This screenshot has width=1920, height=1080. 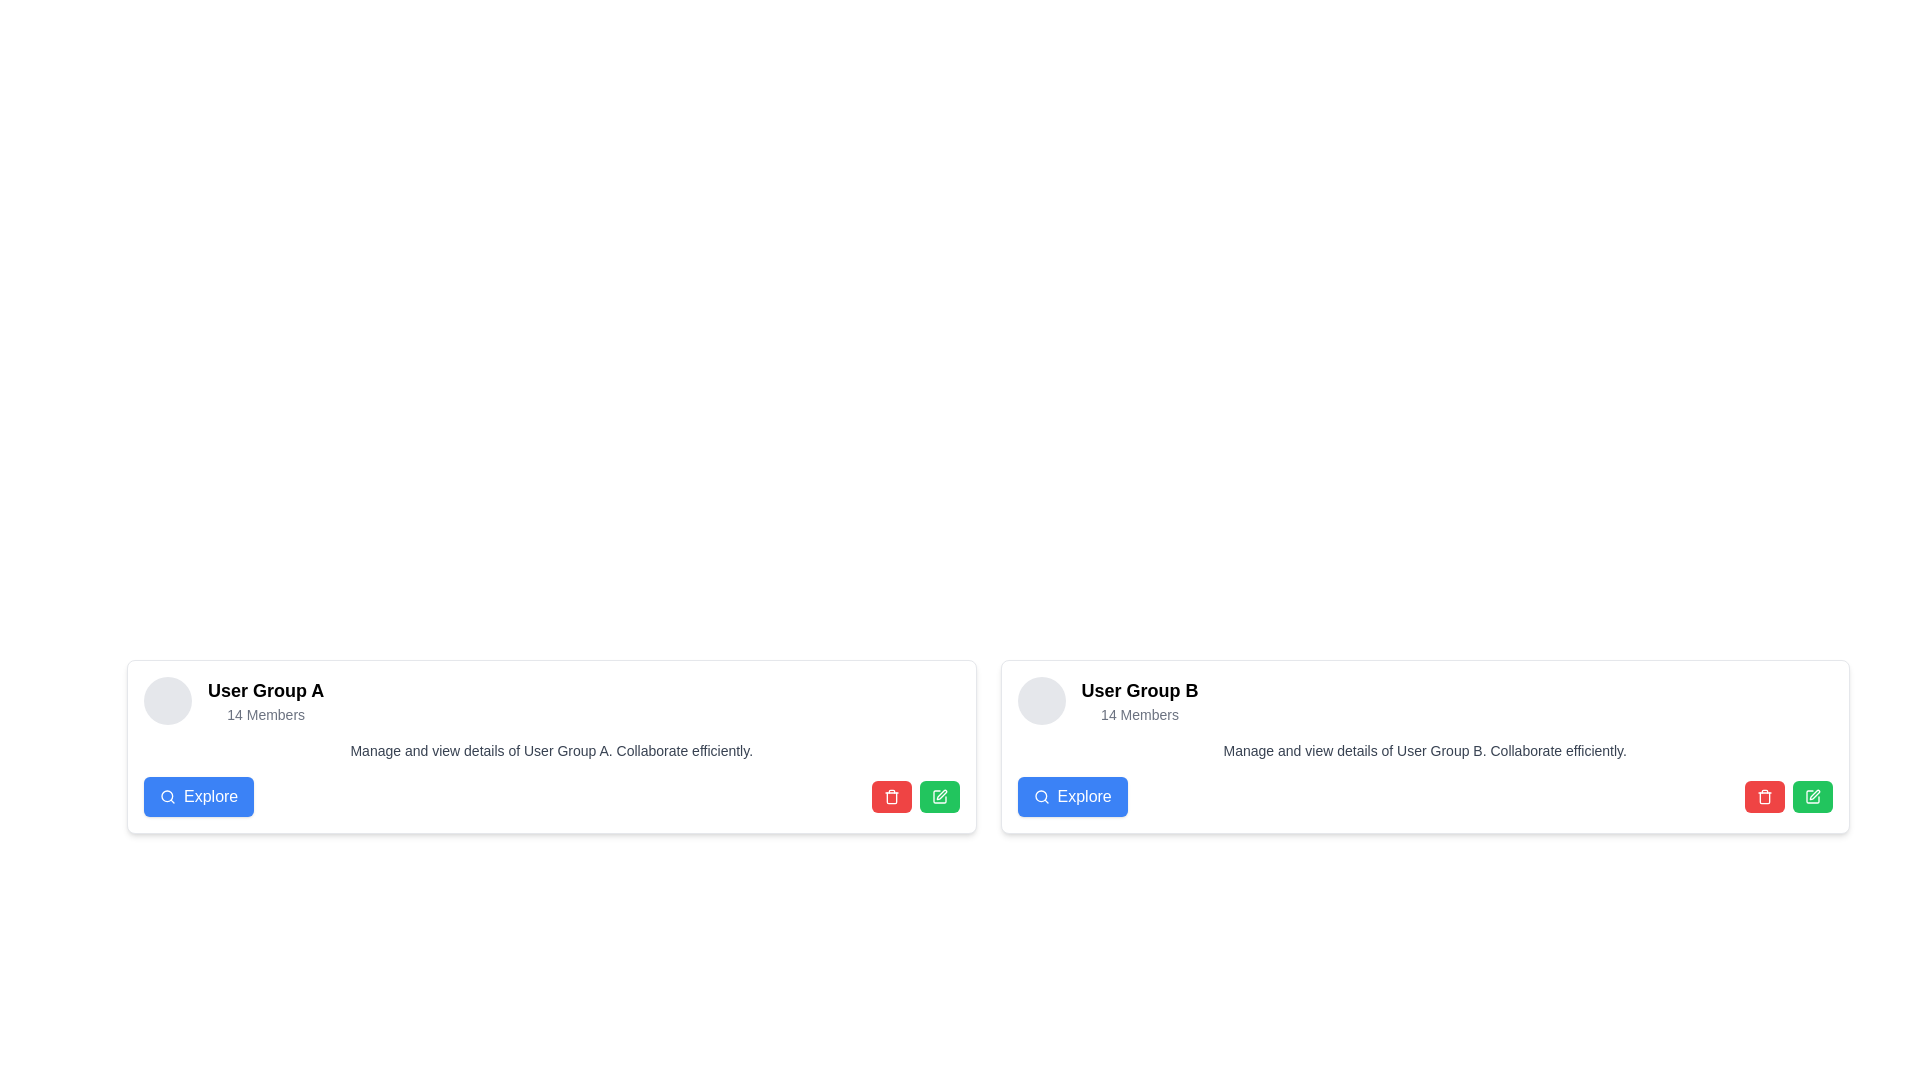 I want to click on the magnifying glass icon indicating search functionality within the 'Explore' button of 'User Group A', so click(x=168, y=796).